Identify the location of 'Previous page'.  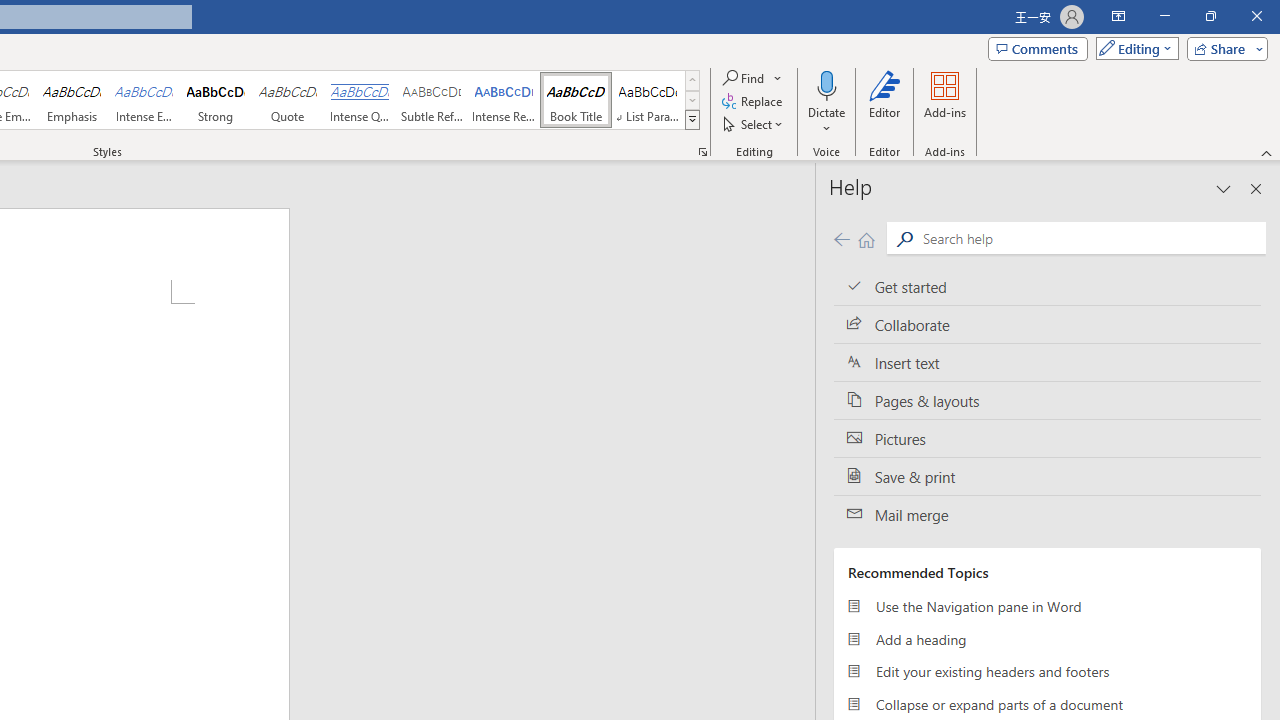
(841, 238).